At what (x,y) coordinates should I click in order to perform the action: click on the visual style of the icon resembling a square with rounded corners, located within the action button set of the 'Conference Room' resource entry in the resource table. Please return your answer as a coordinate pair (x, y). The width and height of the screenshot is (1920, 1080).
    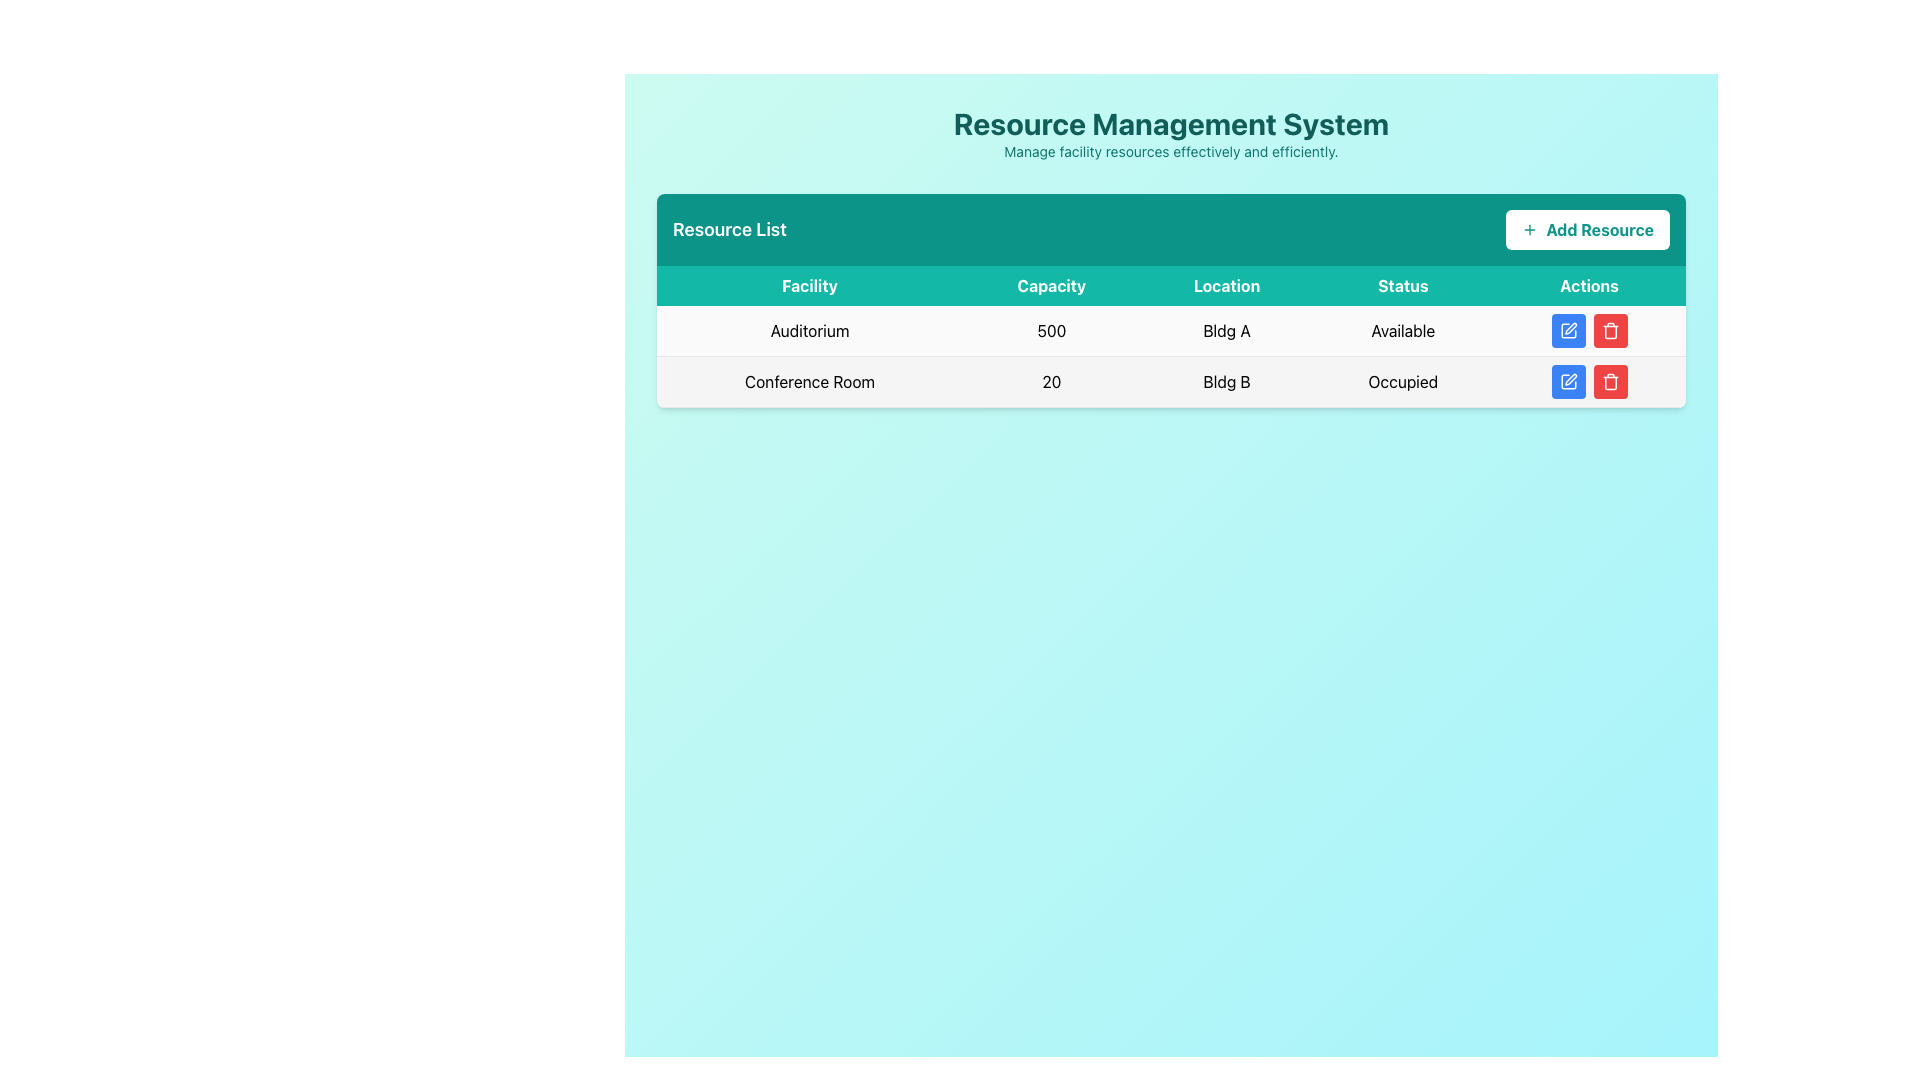
    Looking at the image, I should click on (1567, 381).